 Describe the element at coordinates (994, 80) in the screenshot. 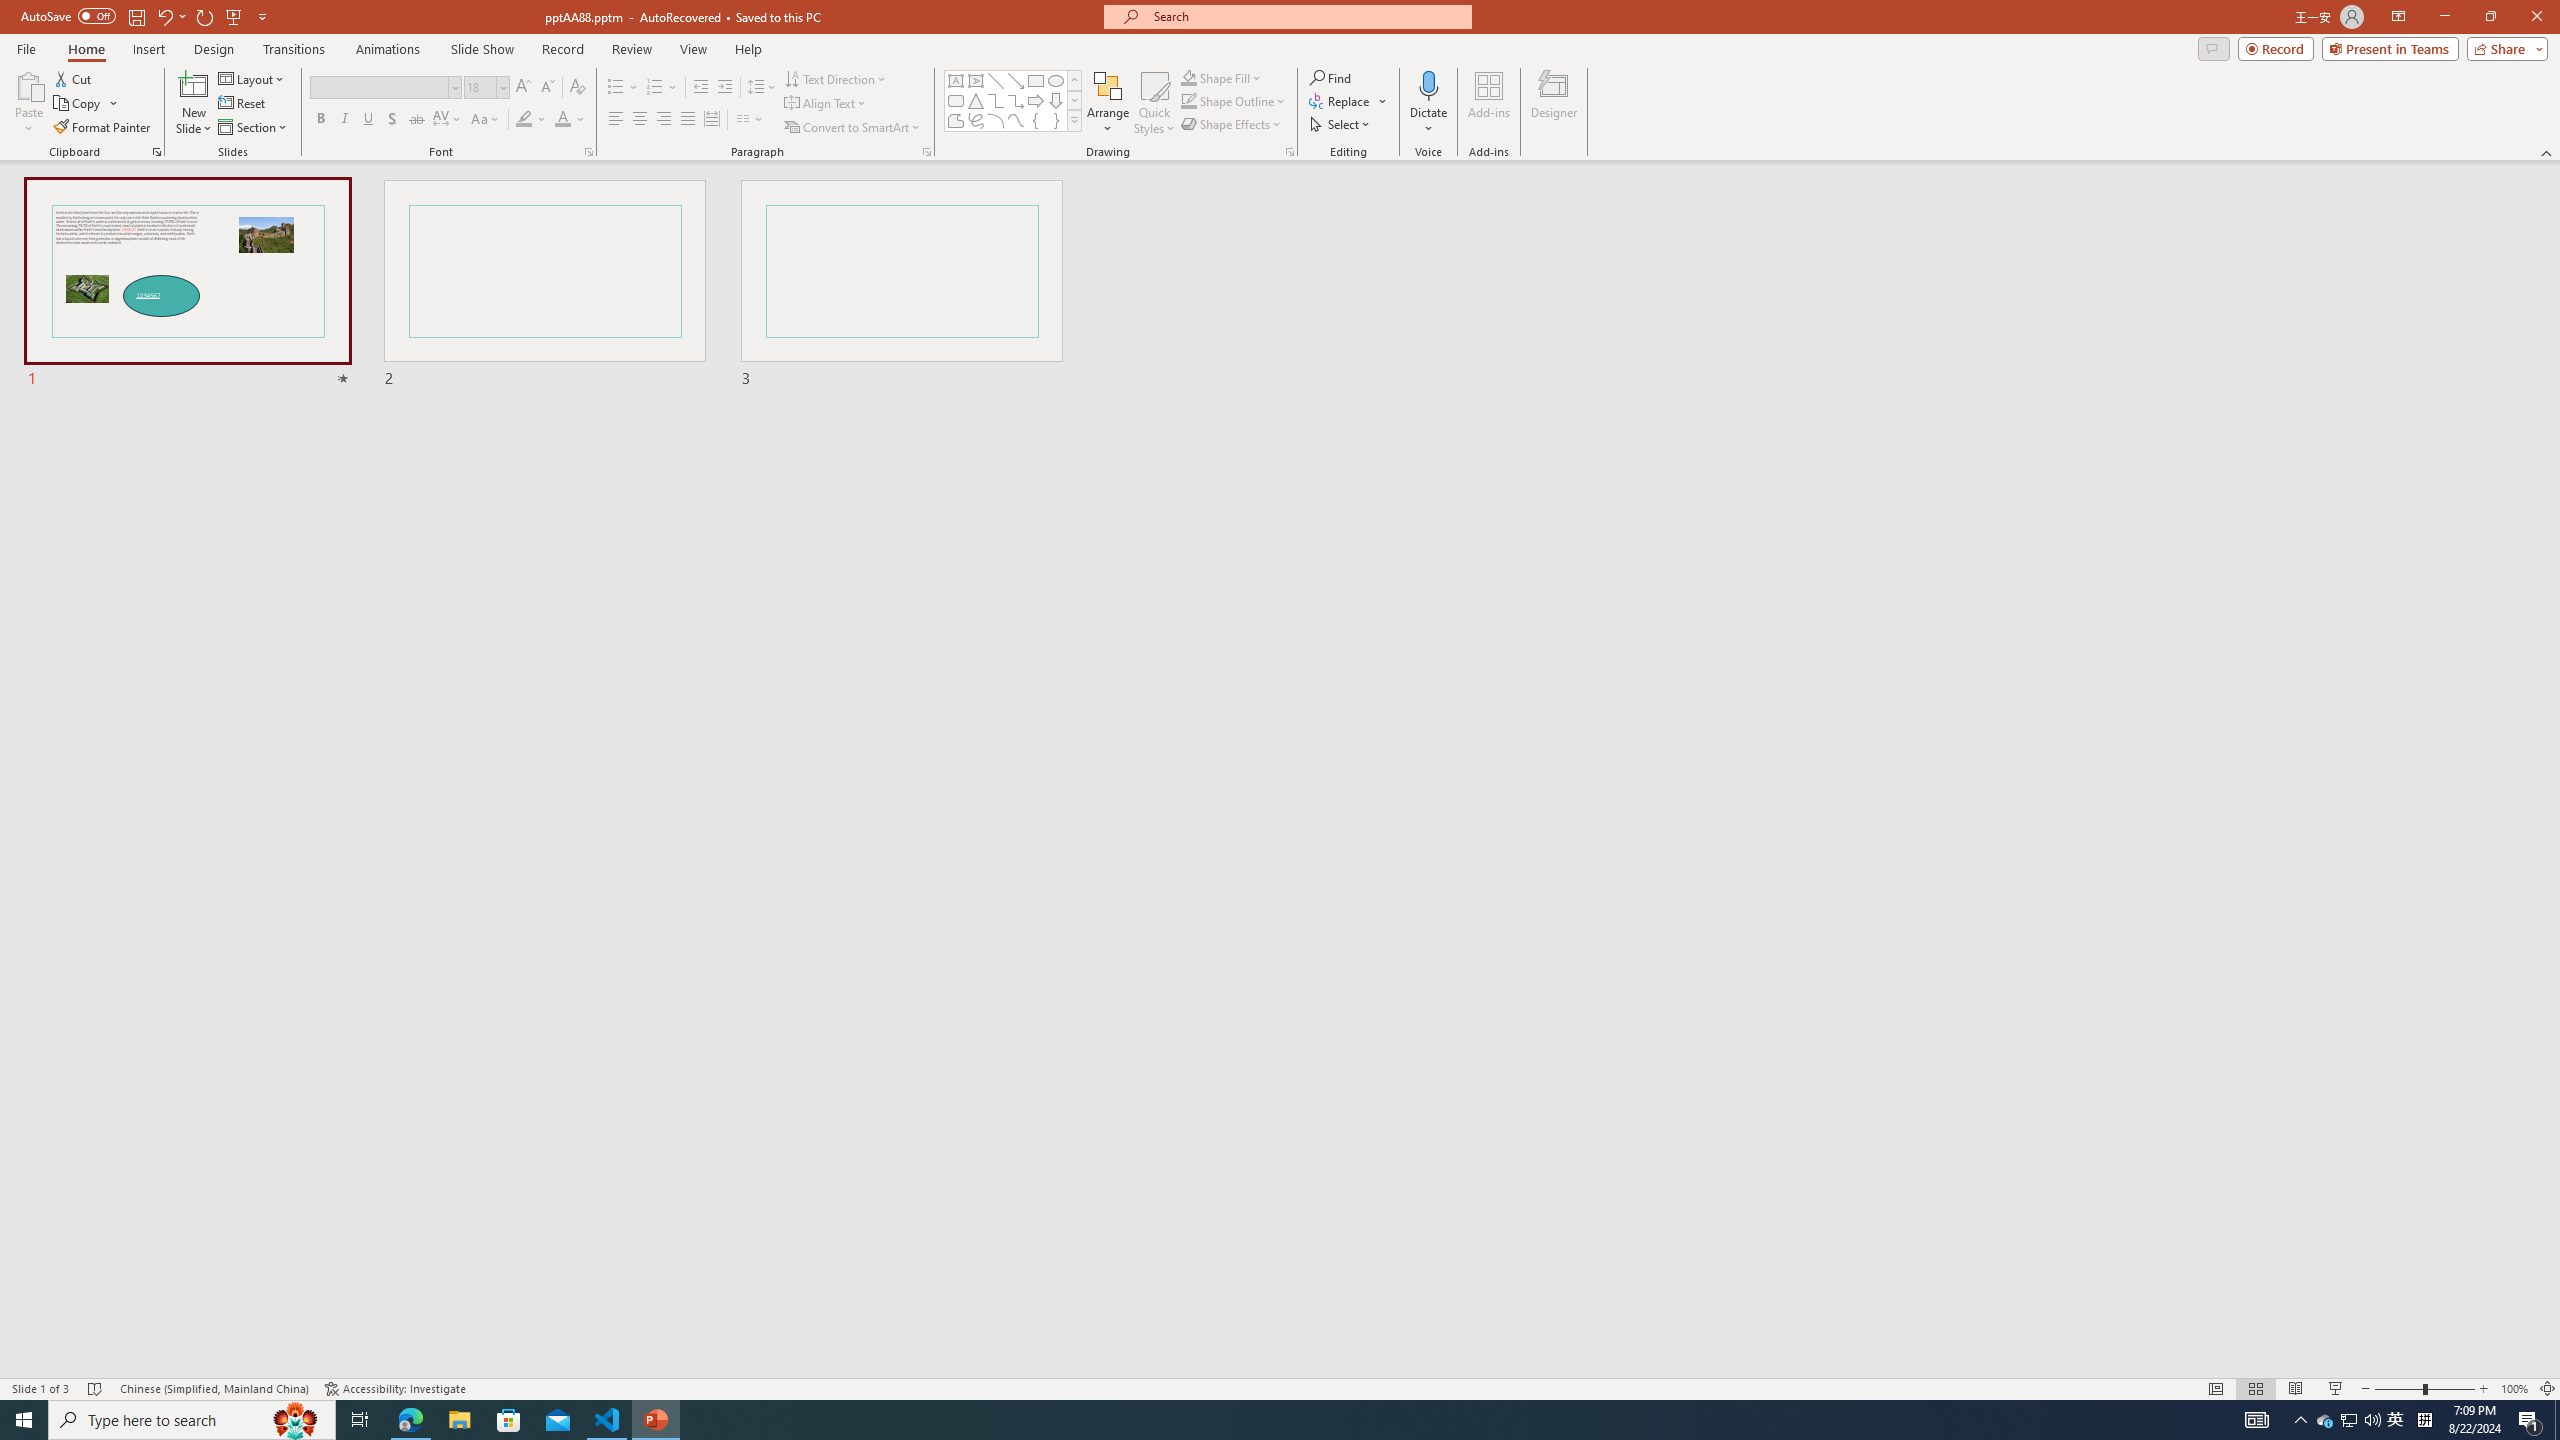

I see `'Line'` at that location.